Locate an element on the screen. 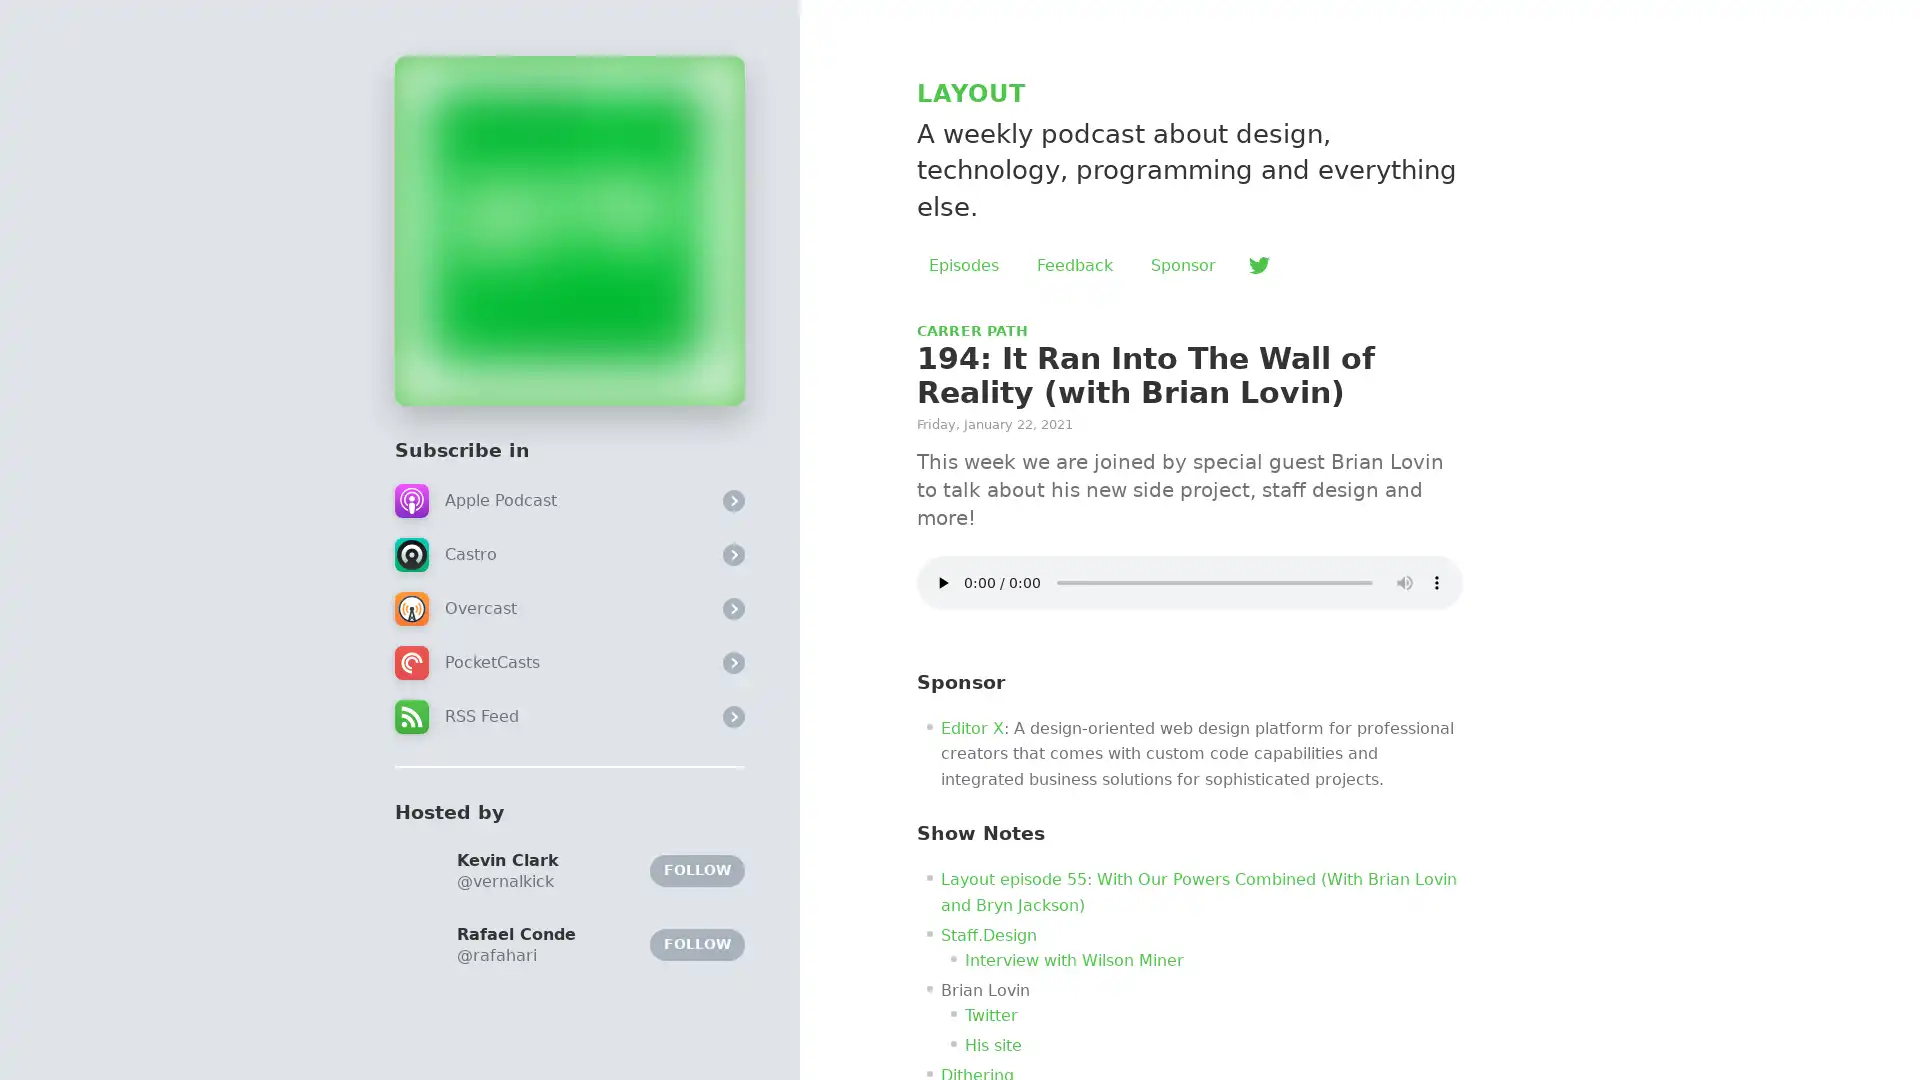 This screenshot has width=1920, height=1080. mute is located at coordinates (1404, 582).